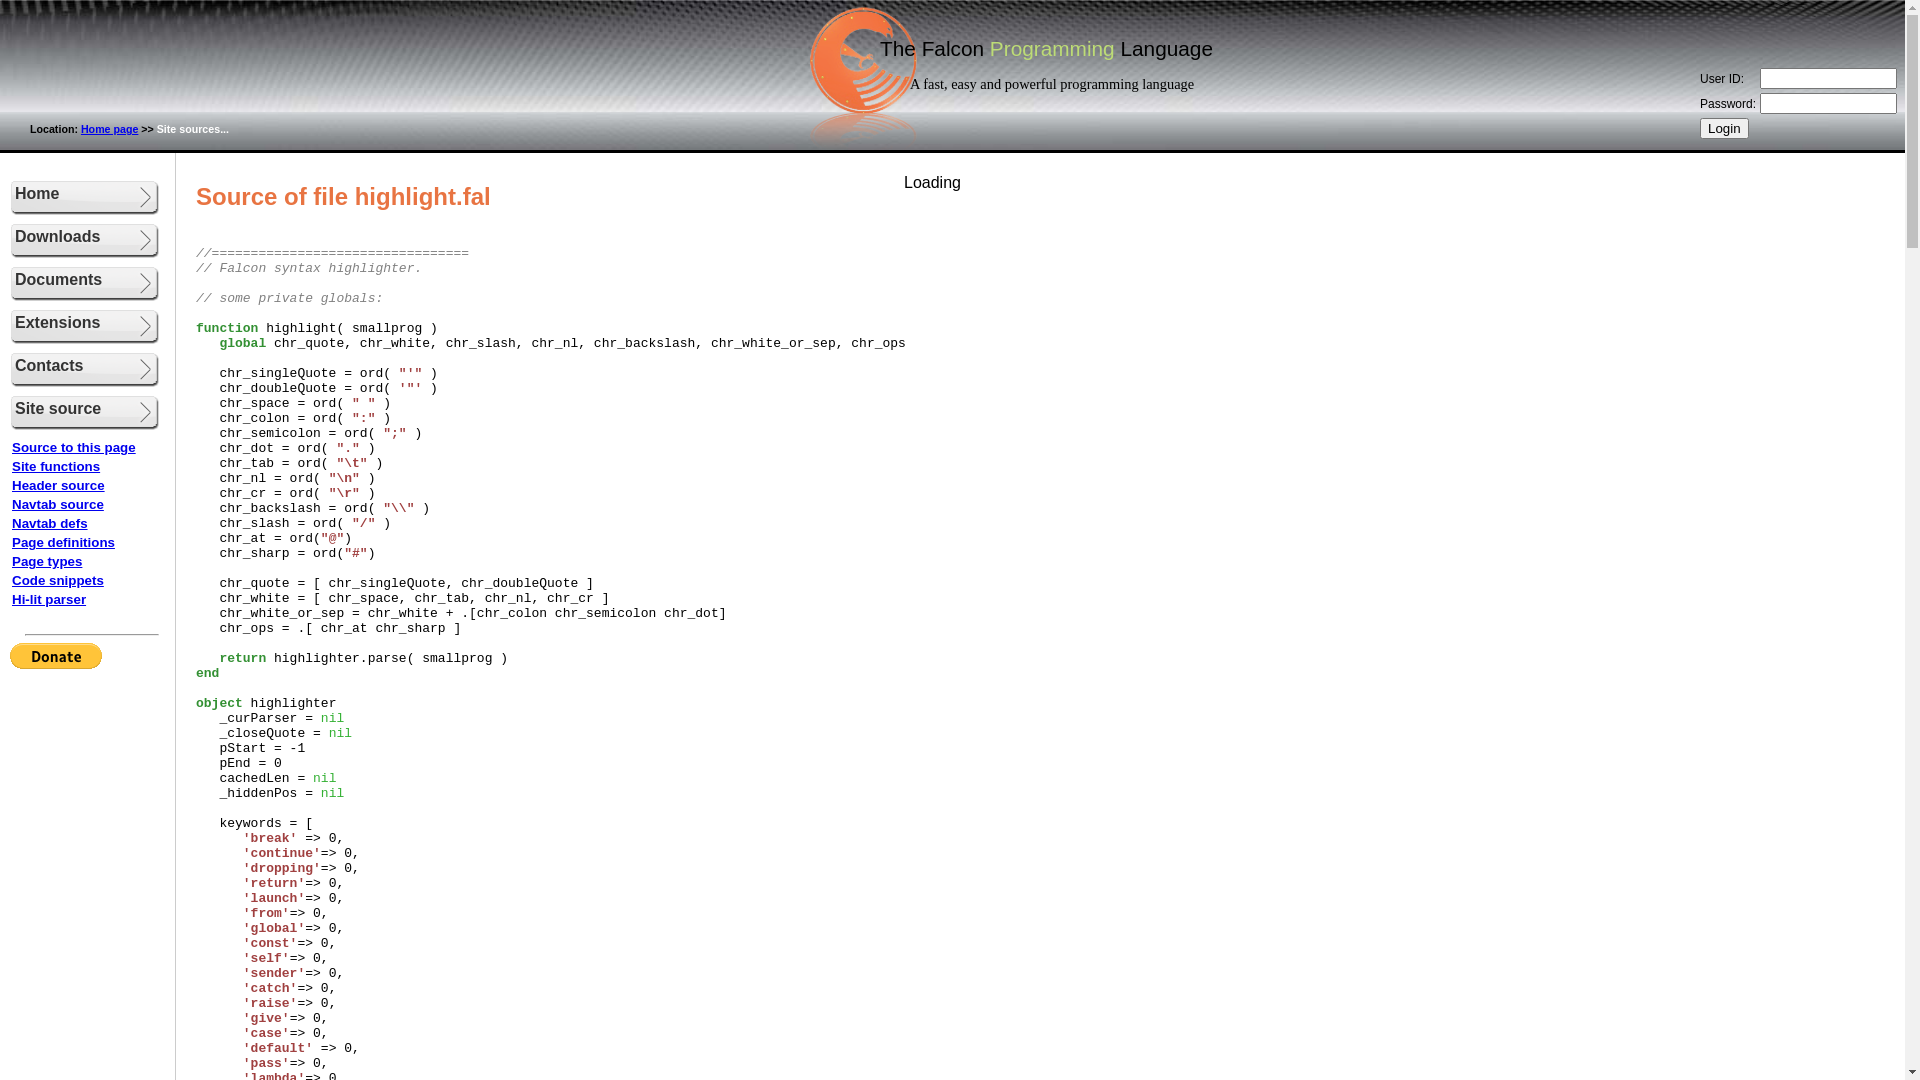  What do you see at coordinates (49, 522) in the screenshot?
I see `'Navtab defs'` at bounding box center [49, 522].